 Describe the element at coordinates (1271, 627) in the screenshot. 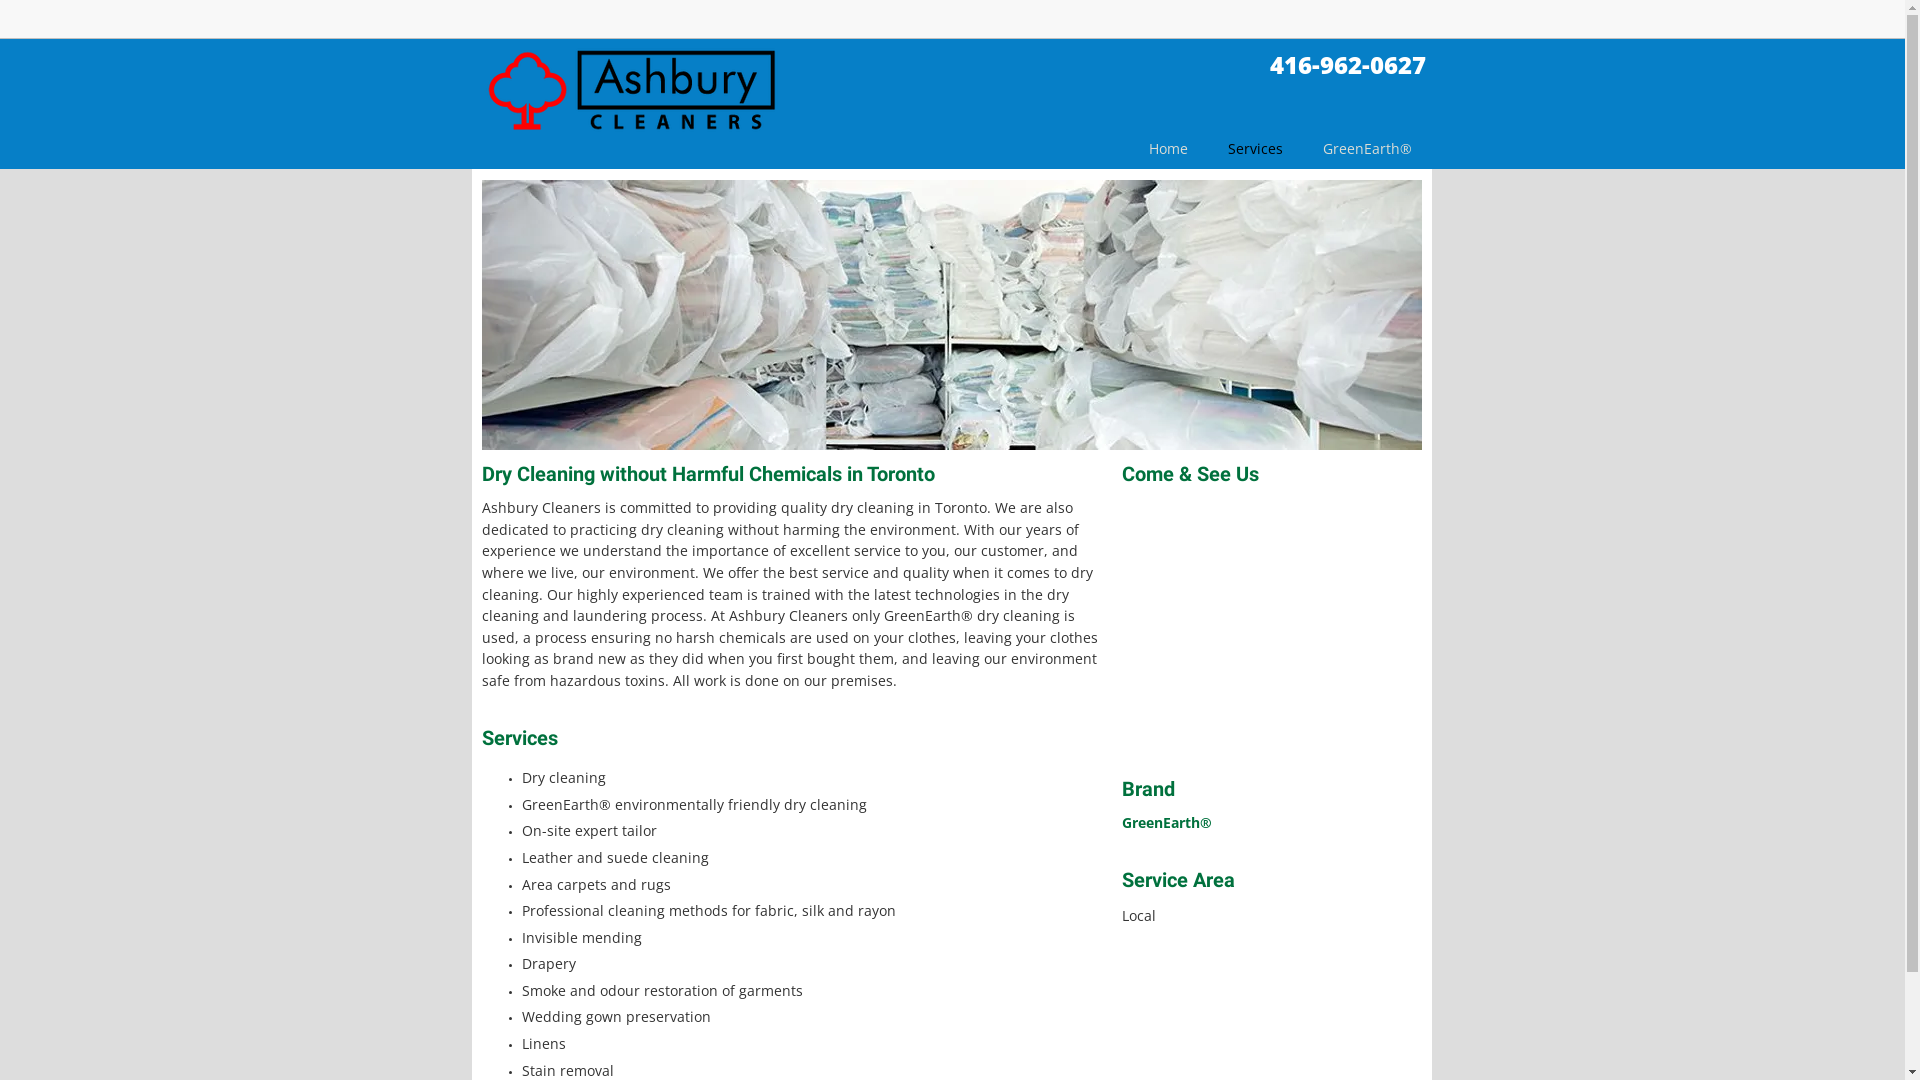

I see `'Google Maps'` at that location.